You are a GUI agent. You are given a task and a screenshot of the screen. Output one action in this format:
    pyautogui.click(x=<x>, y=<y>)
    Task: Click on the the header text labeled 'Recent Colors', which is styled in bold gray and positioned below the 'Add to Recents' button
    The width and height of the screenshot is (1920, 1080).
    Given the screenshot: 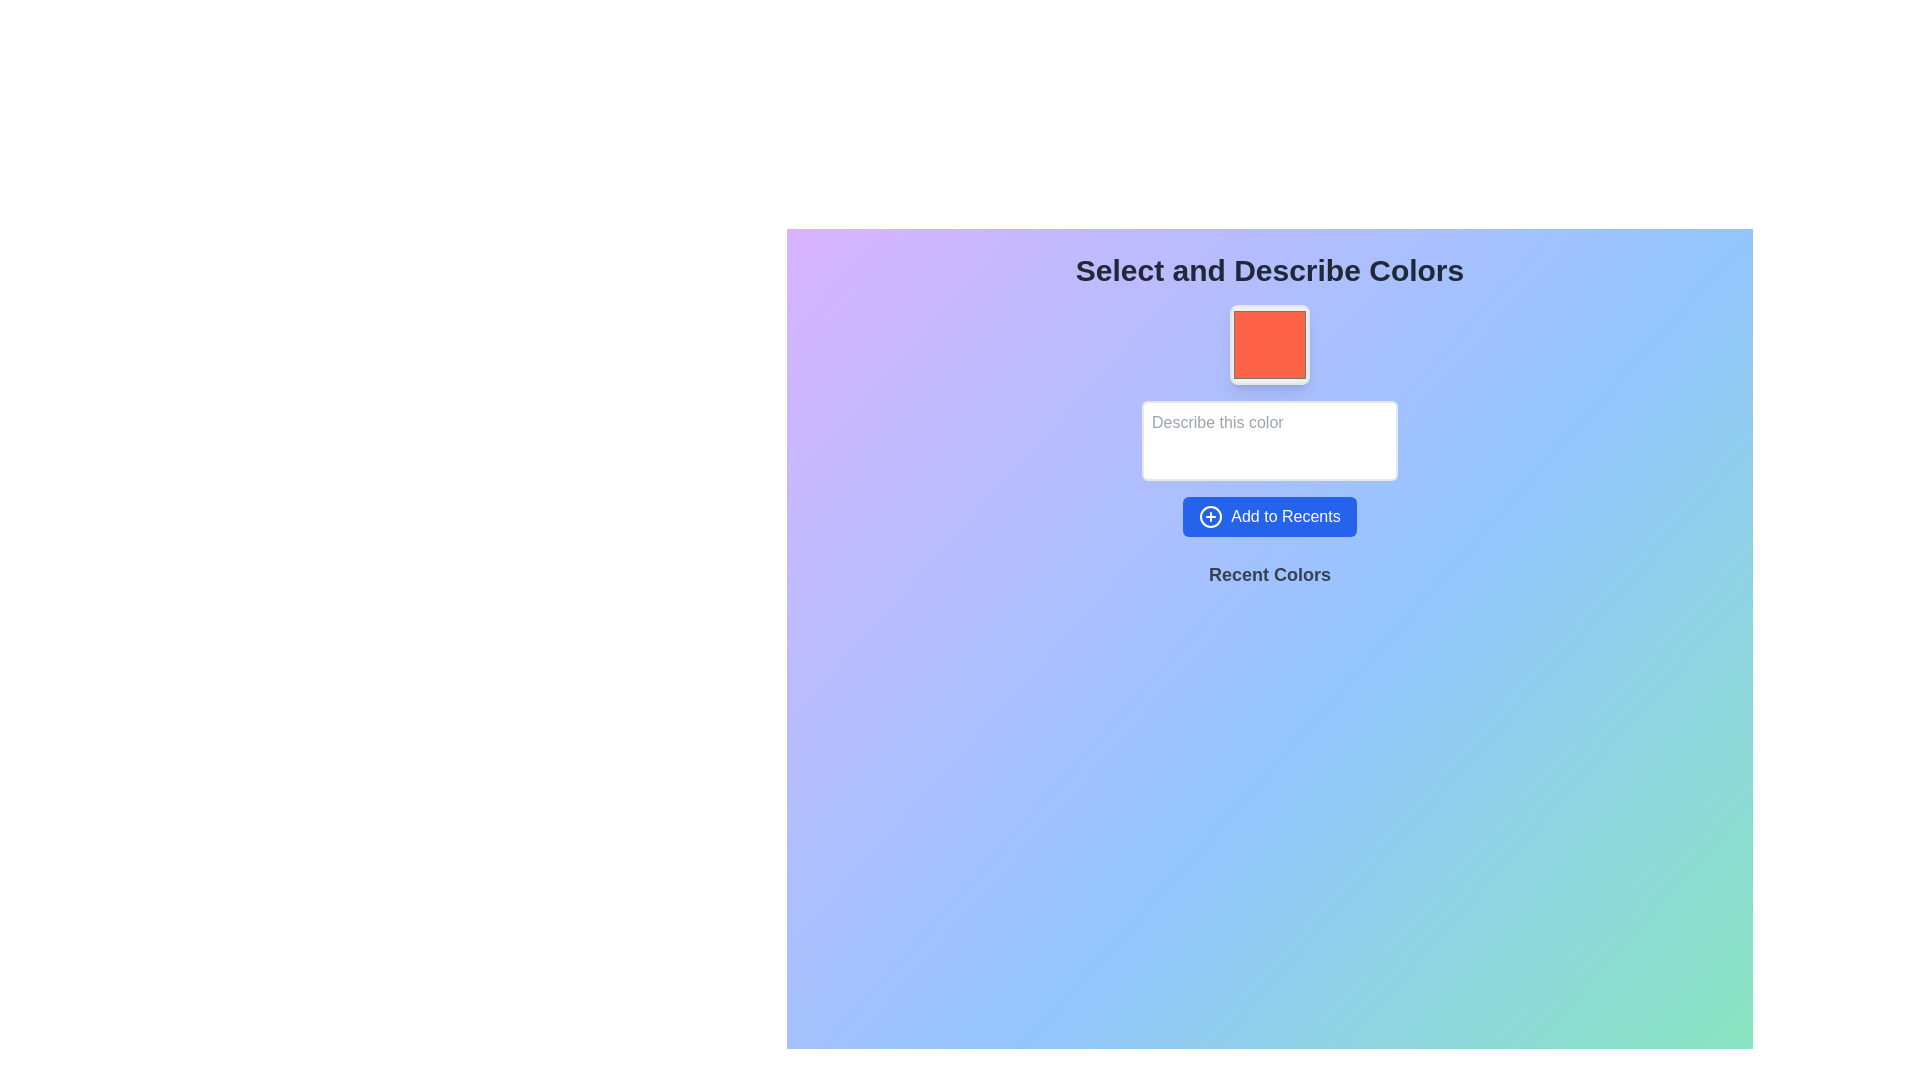 What is the action you would take?
    pyautogui.click(x=1269, y=582)
    